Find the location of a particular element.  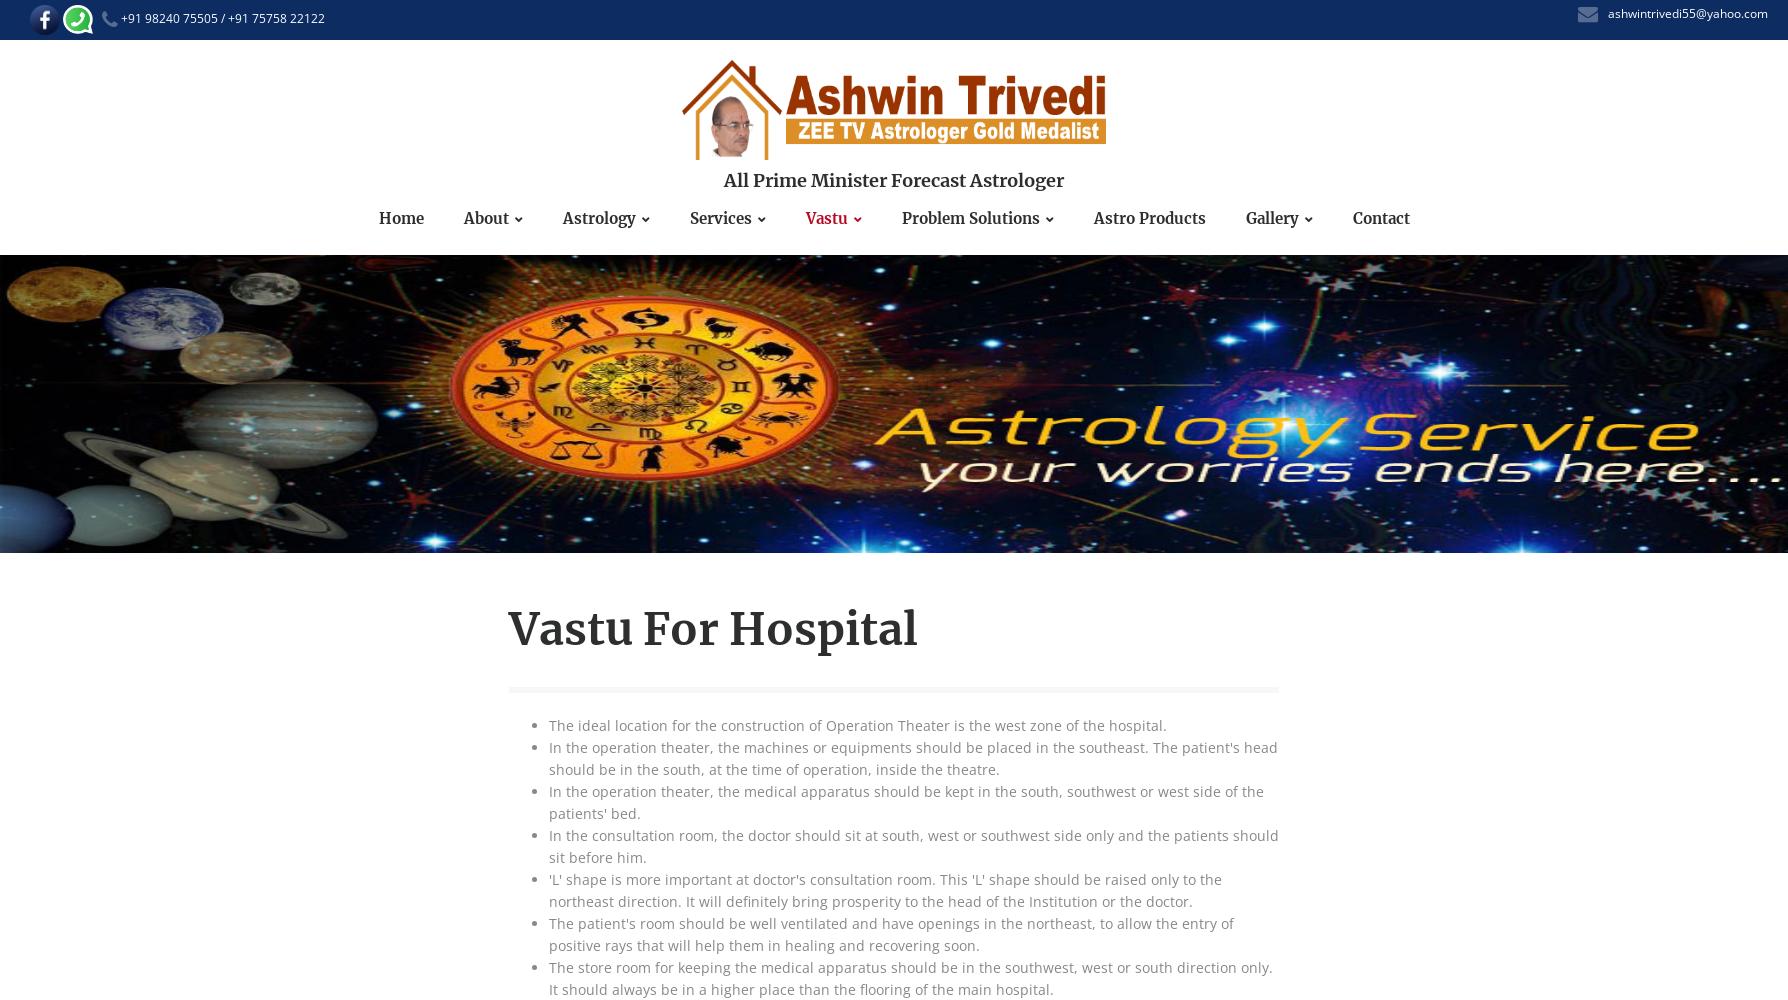

'VASTU FOR HOSPITALS' is located at coordinates (803, 529).